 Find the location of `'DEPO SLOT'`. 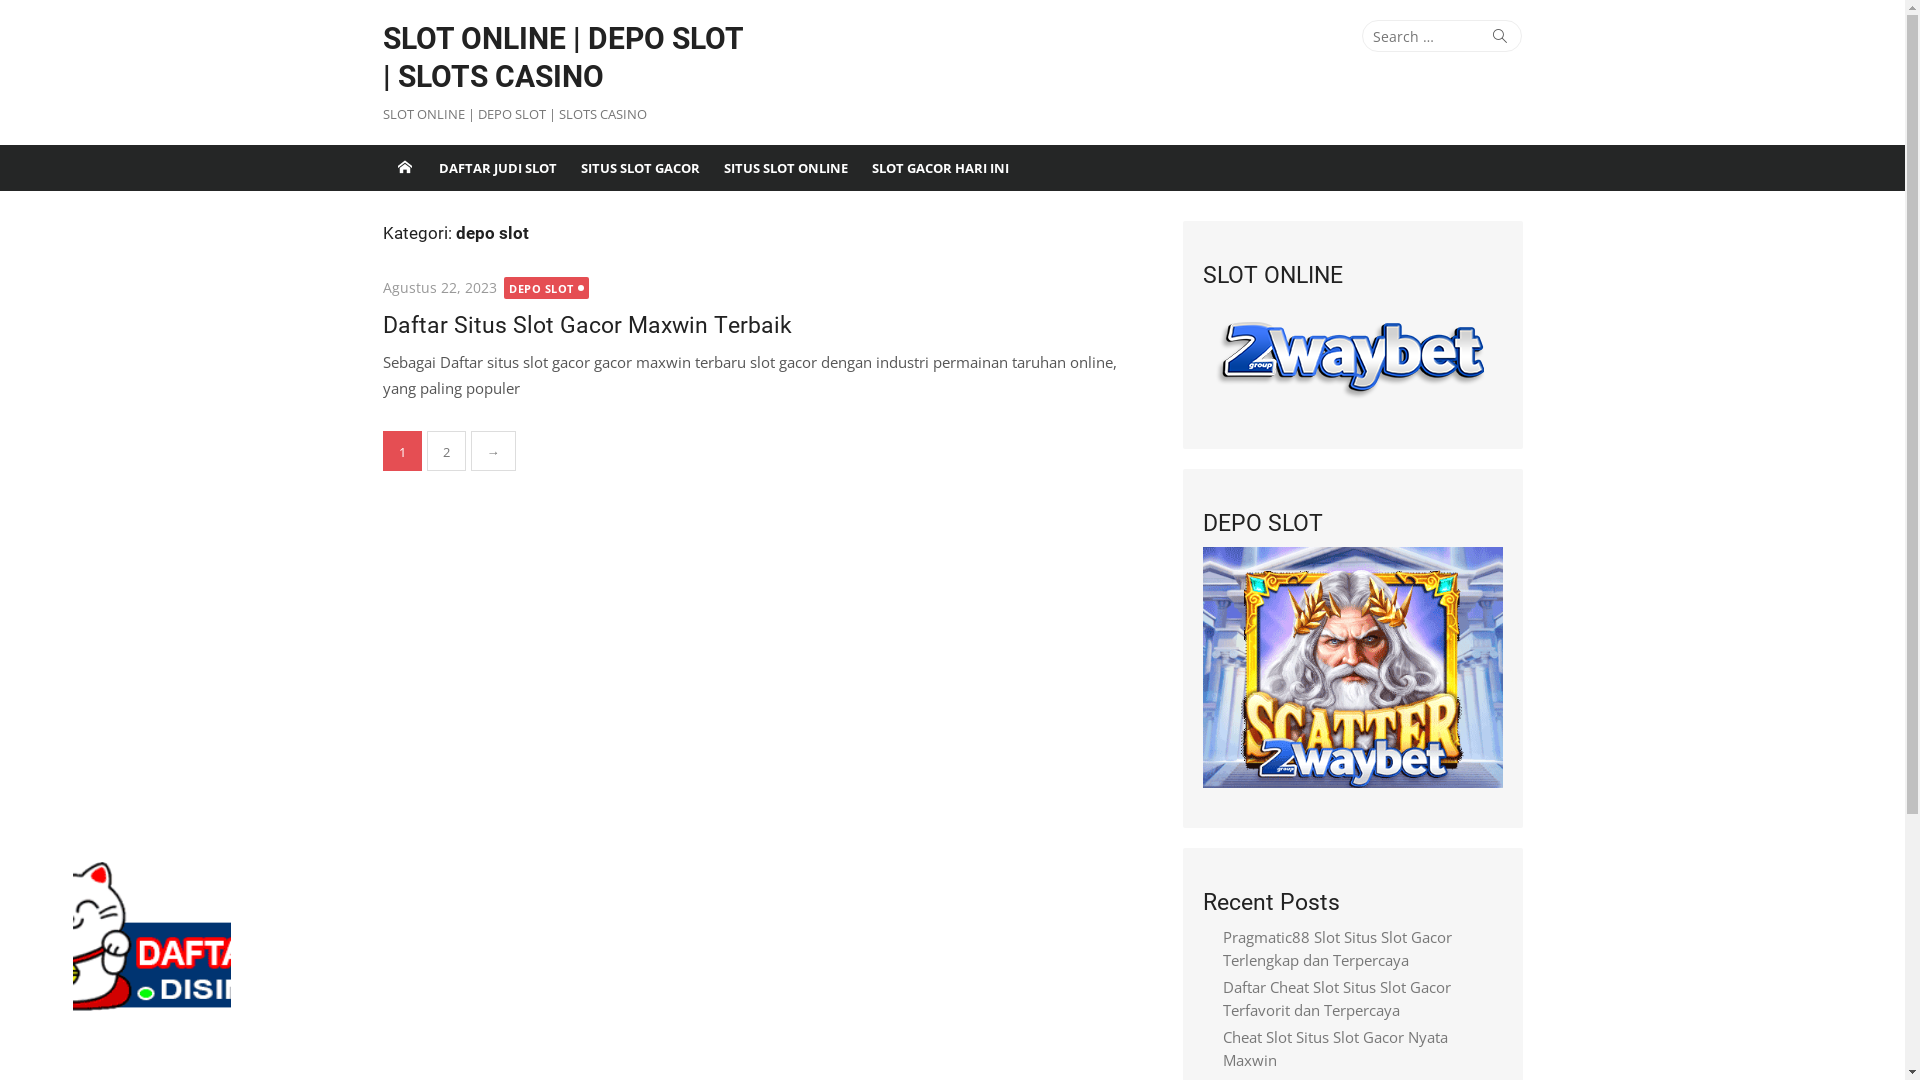

'DEPO SLOT' is located at coordinates (504, 288).